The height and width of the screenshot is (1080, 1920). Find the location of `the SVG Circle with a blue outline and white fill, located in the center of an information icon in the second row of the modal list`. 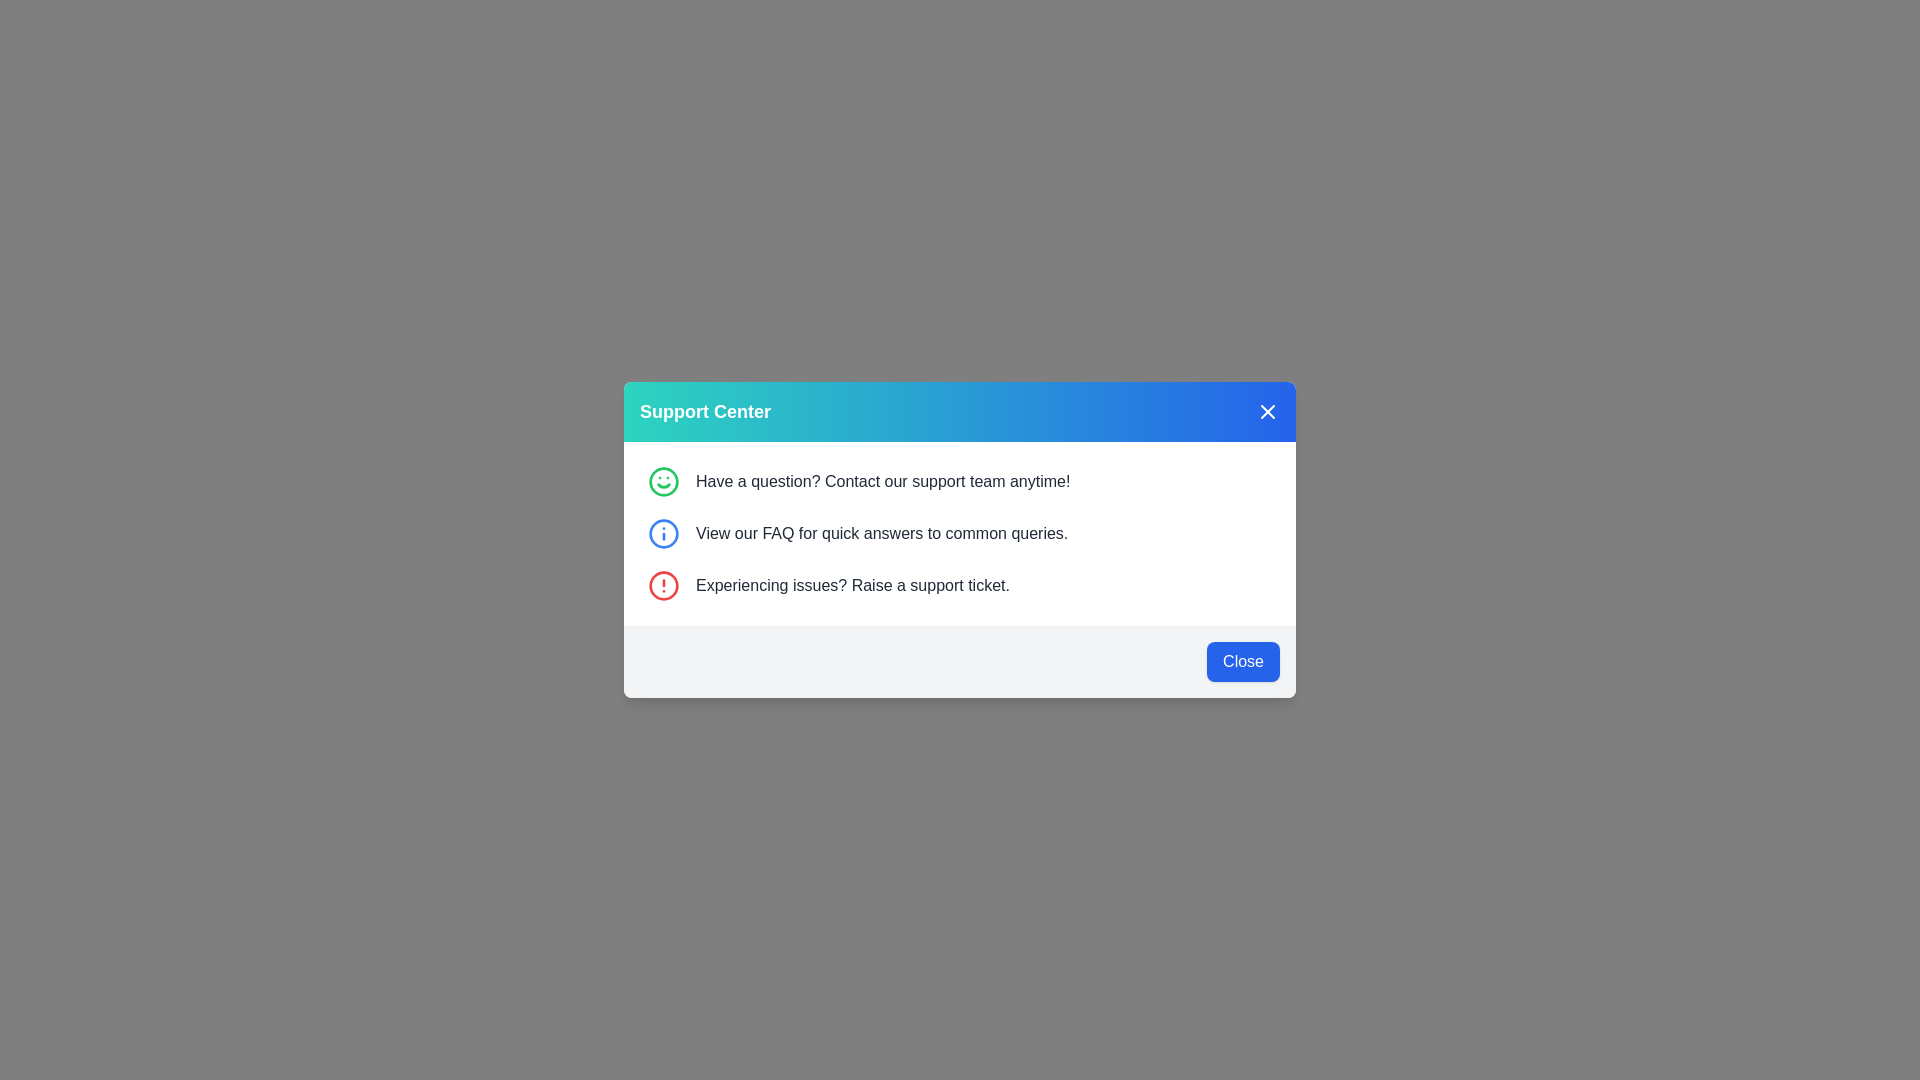

the SVG Circle with a blue outline and white fill, located in the center of an information icon in the second row of the modal list is located at coordinates (663, 532).